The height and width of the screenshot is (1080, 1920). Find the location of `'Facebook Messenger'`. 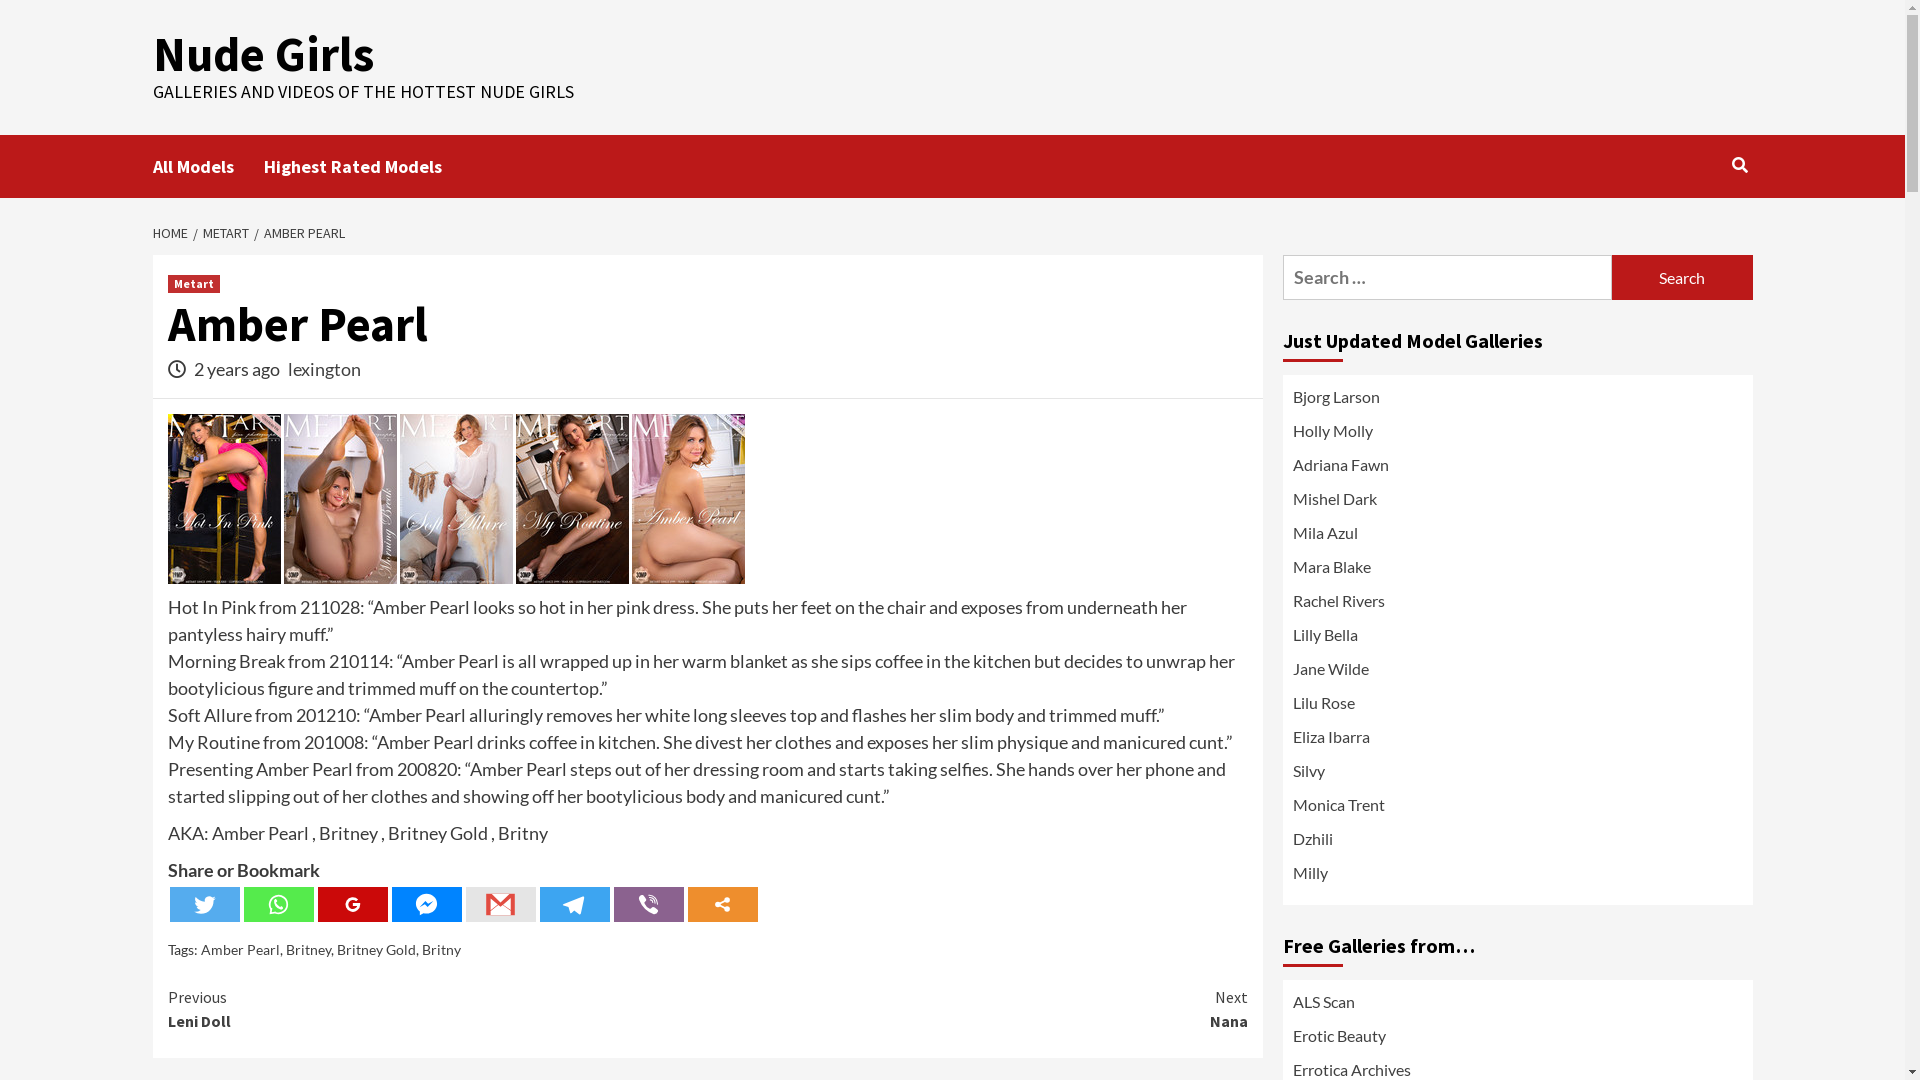

'Facebook Messenger' is located at coordinates (426, 904).